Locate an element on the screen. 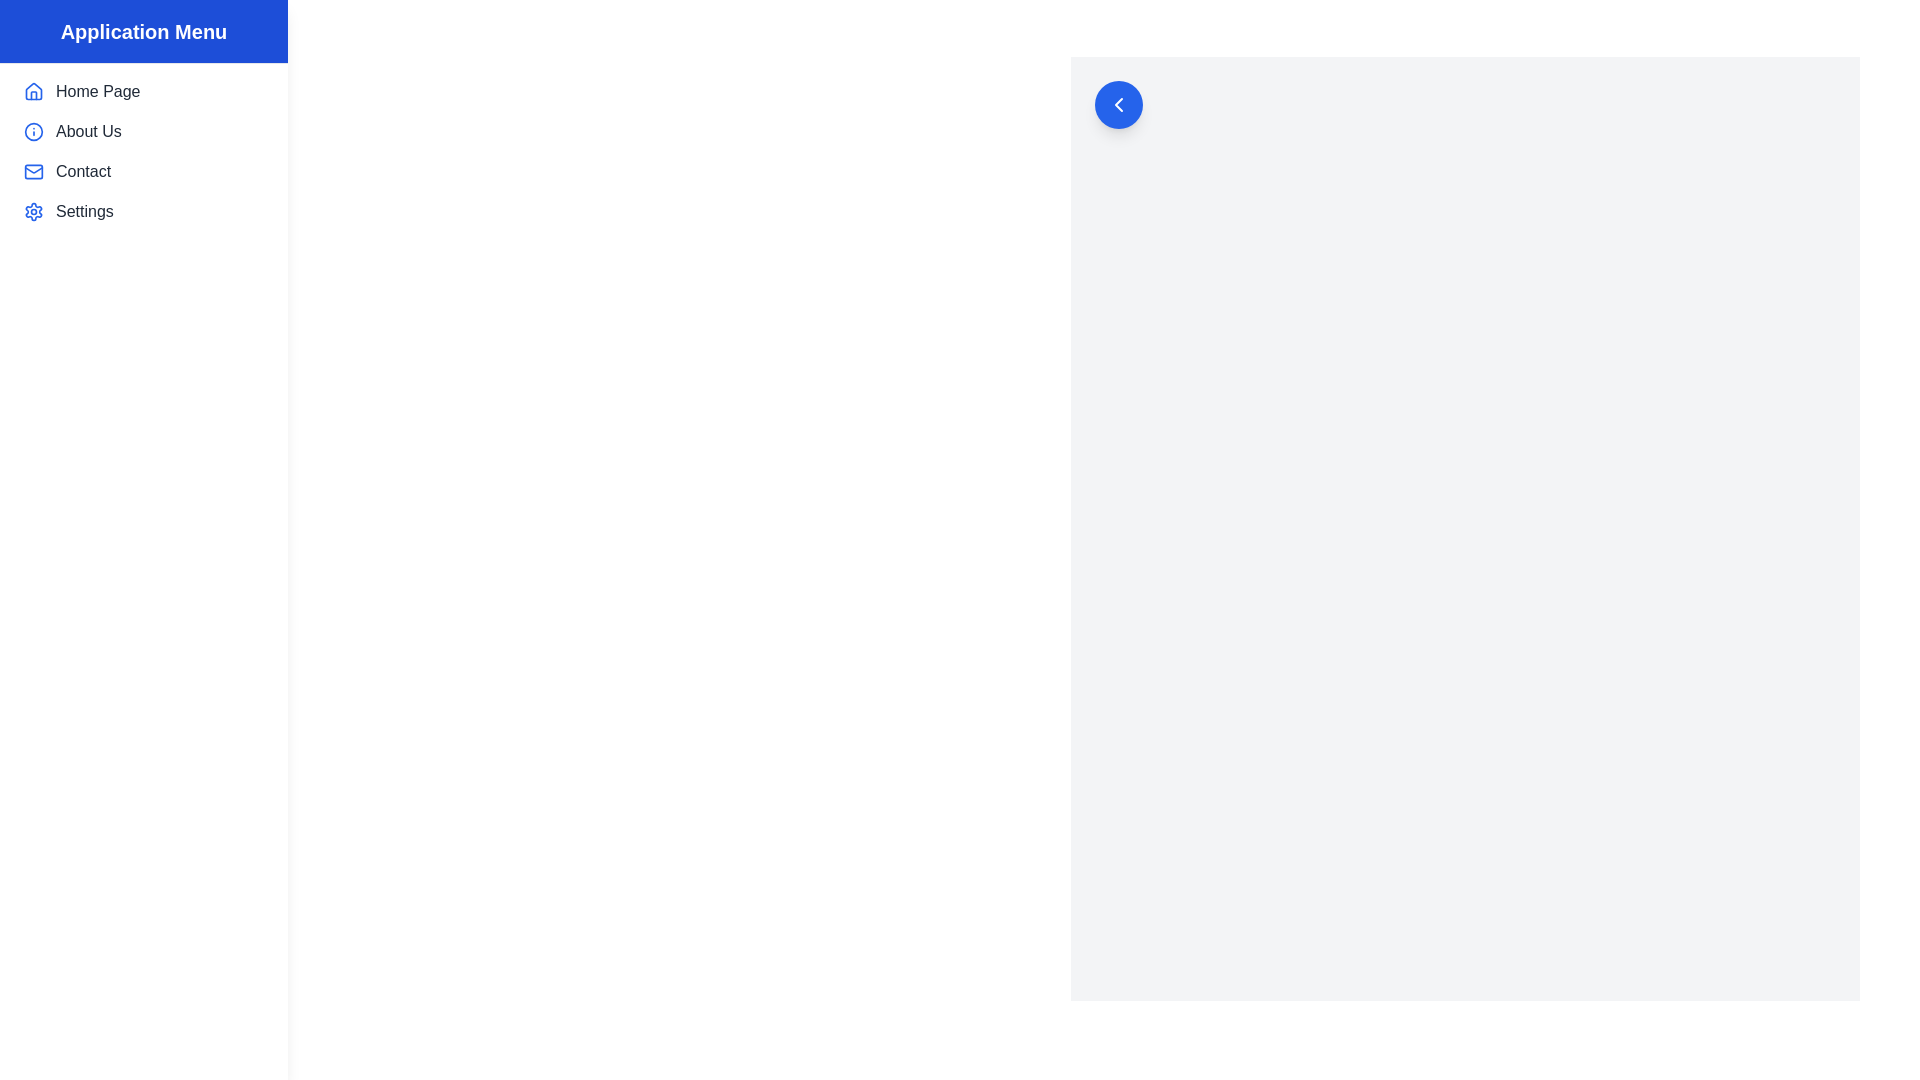 The width and height of the screenshot is (1920, 1080). the navigation button for the 'Home Page', which is the first entry in the vertical navigation menu on the left side of the interface is located at coordinates (143, 92).